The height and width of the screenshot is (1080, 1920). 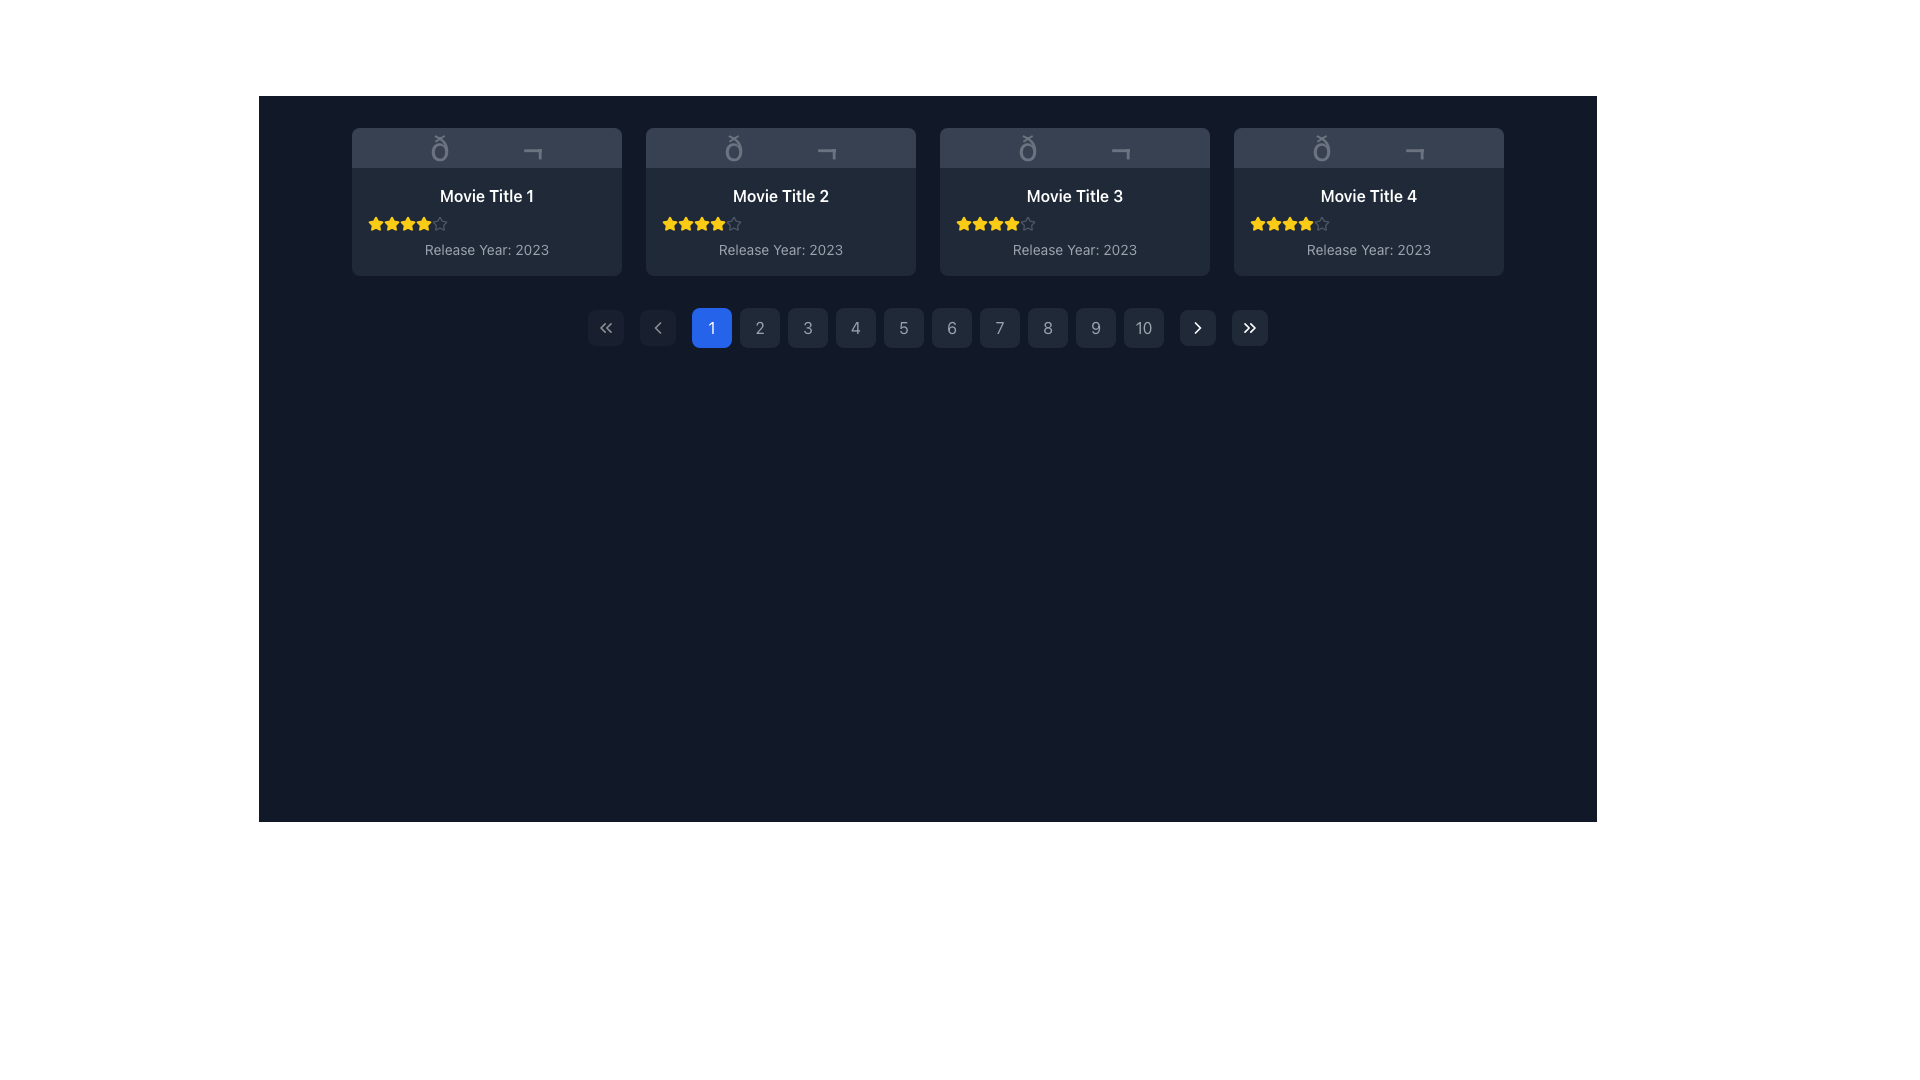 What do you see at coordinates (1012, 223) in the screenshot?
I see `the fifth star in the rating row located under the 'Movie Title 3' card` at bounding box center [1012, 223].